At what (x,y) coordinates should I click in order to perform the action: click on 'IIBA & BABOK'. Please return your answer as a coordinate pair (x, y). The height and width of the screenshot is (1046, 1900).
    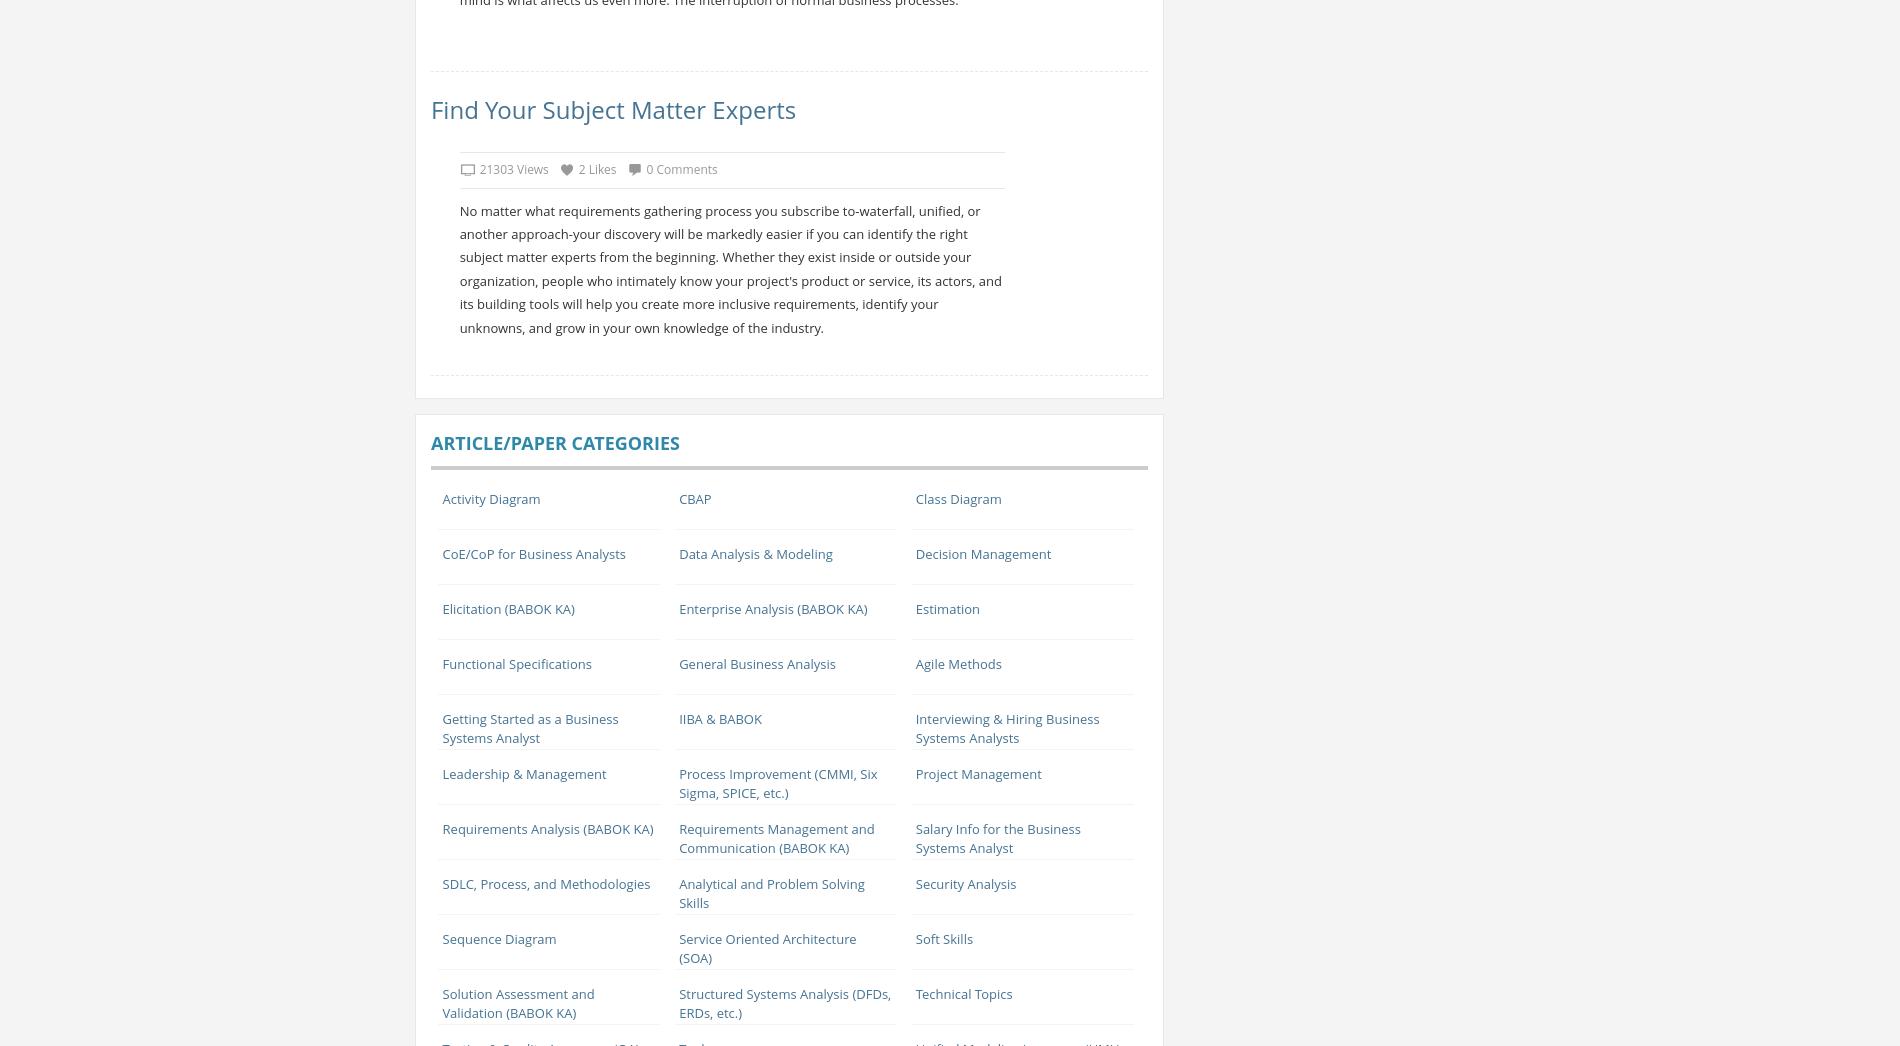
    Looking at the image, I should click on (718, 717).